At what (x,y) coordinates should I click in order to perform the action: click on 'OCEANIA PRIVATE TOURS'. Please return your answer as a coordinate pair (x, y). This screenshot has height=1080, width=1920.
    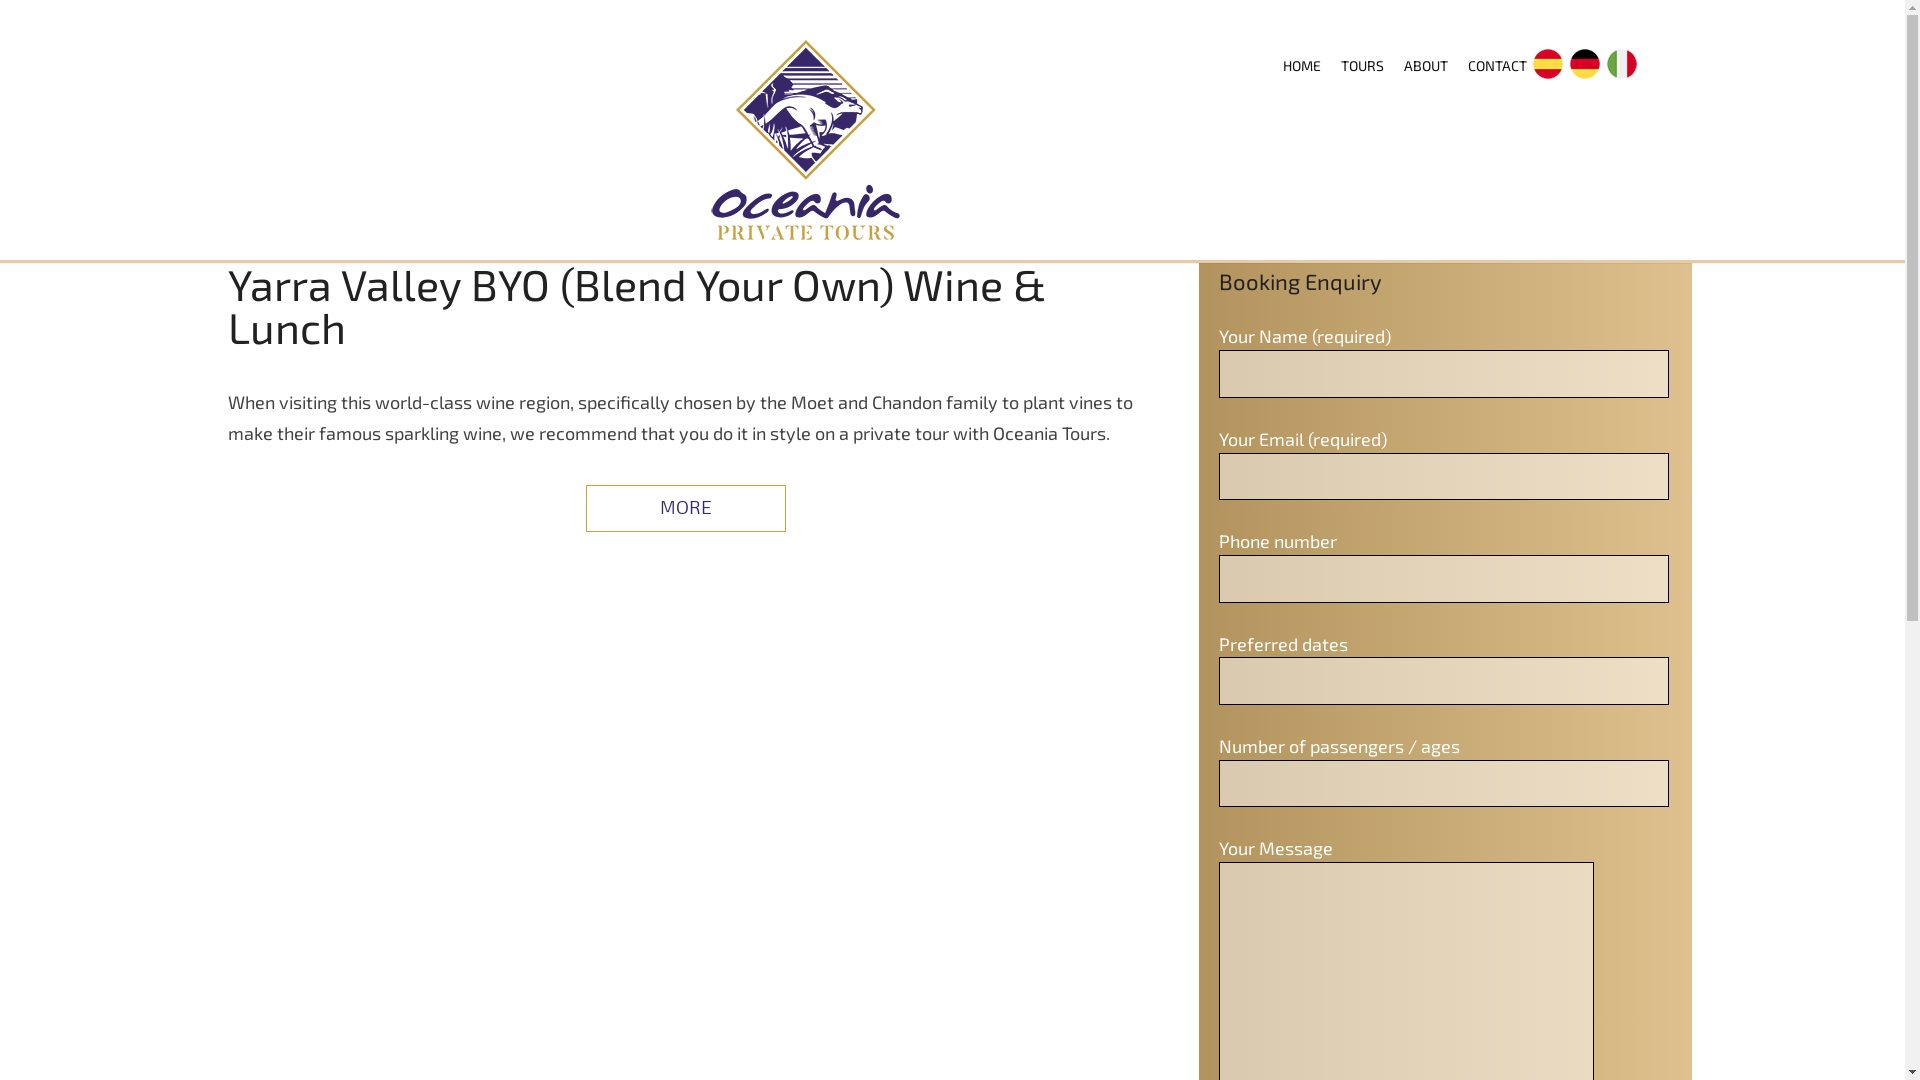
    Looking at the image, I should click on (806, 138).